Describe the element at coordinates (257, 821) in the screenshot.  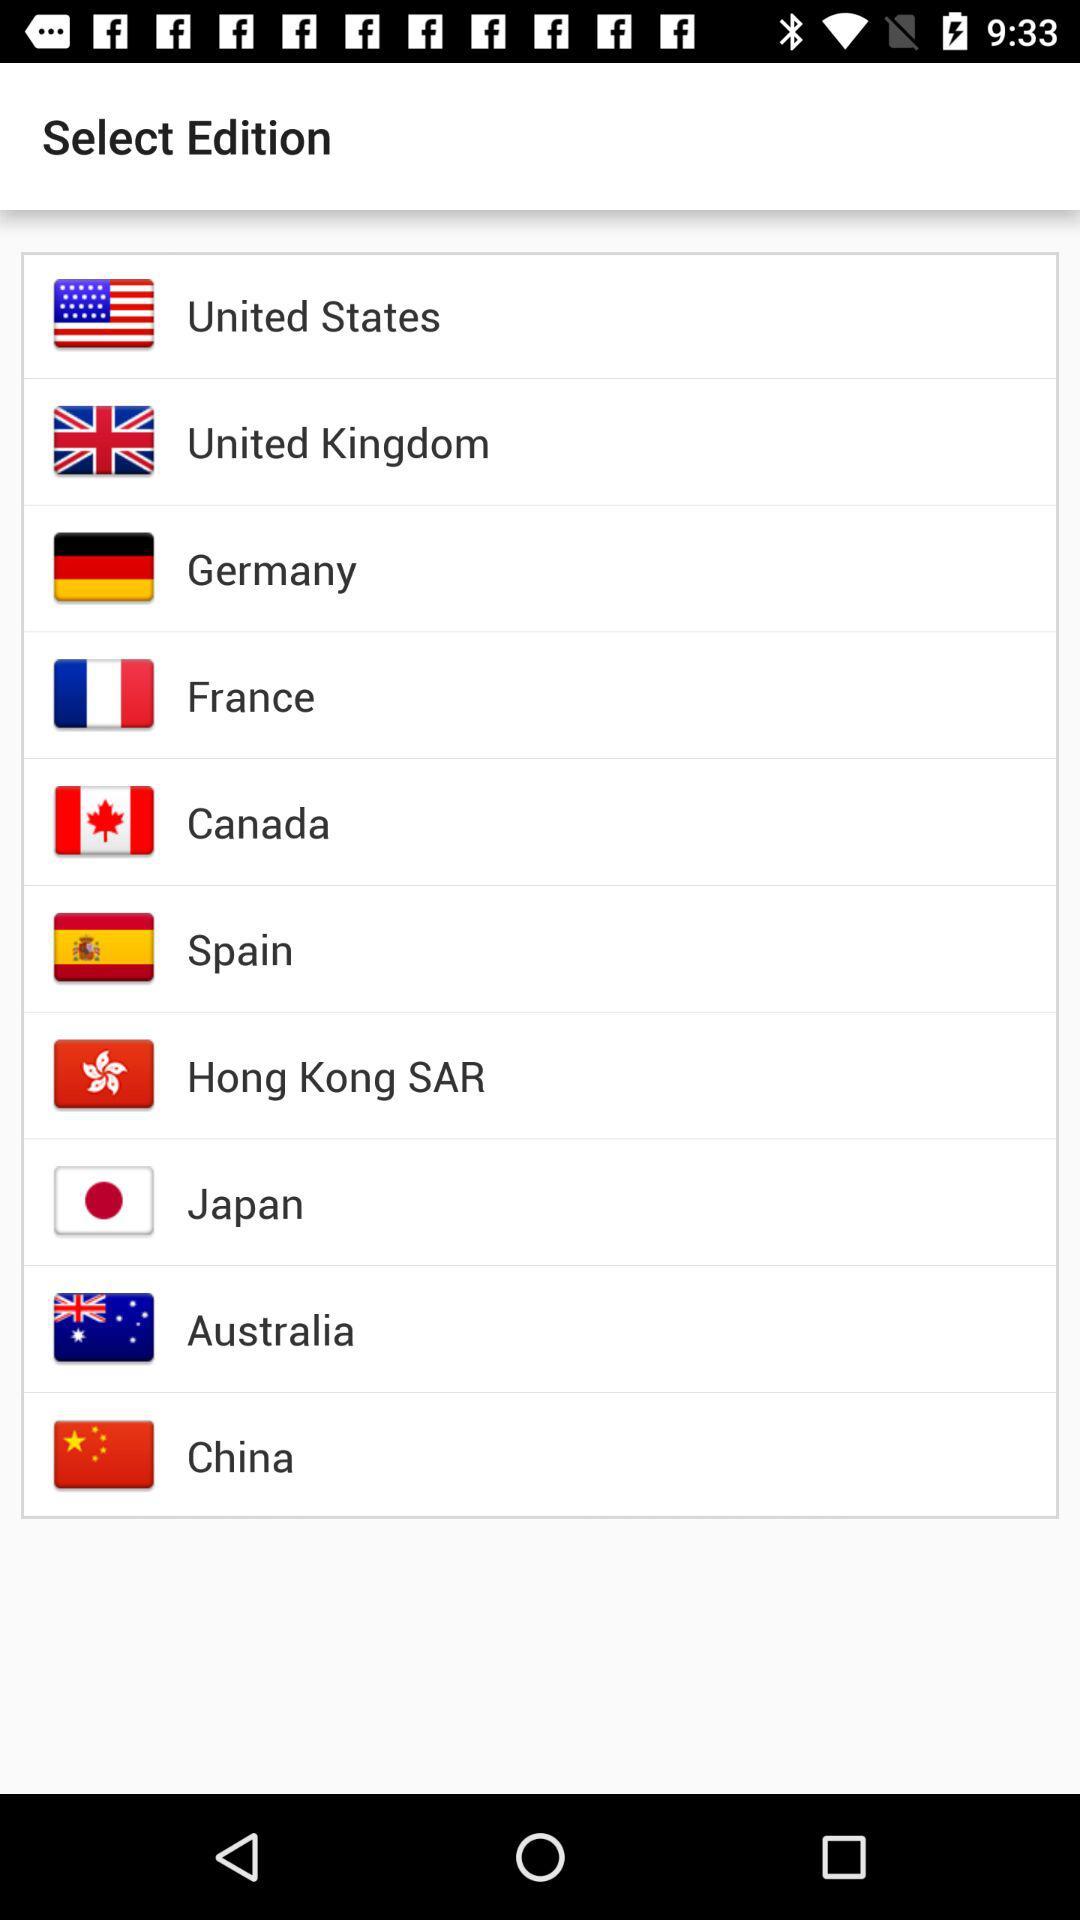
I see `the item above spain item` at that location.